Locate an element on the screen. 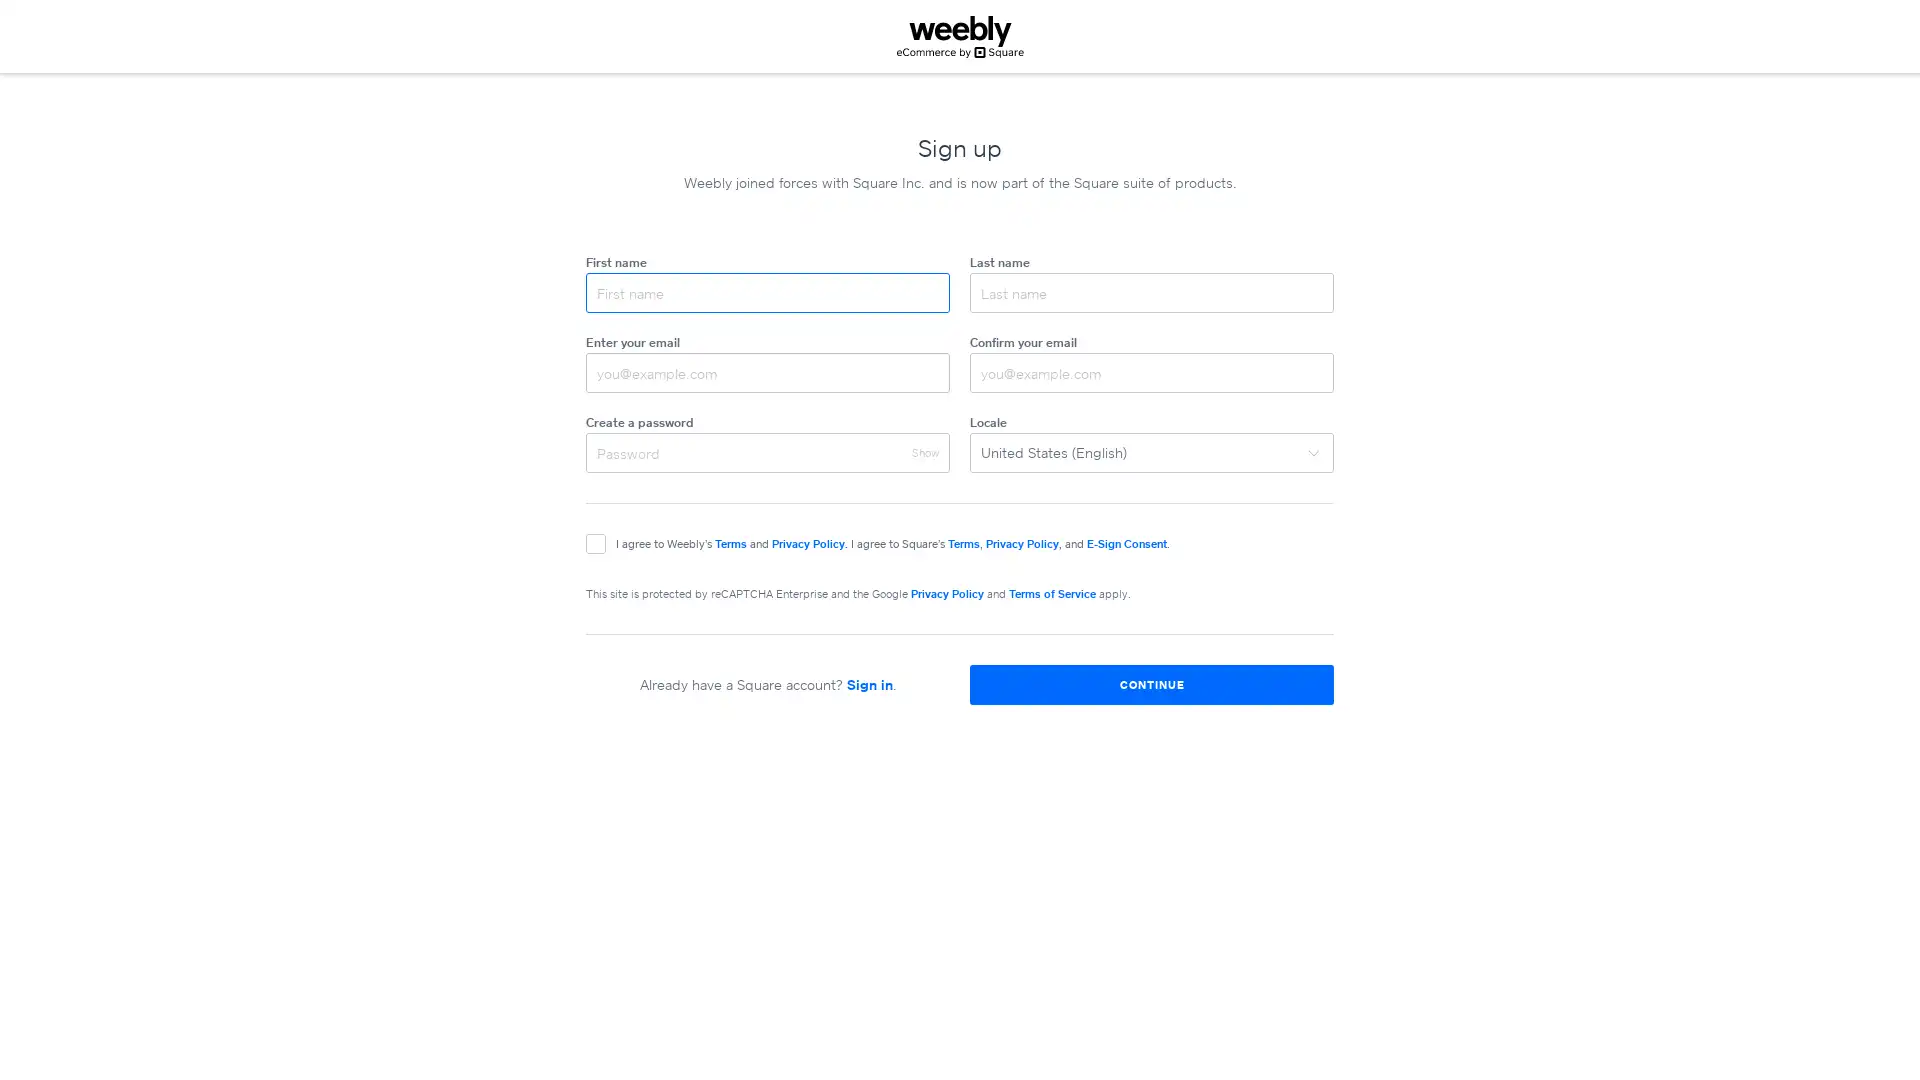  Show is located at coordinates (924, 452).